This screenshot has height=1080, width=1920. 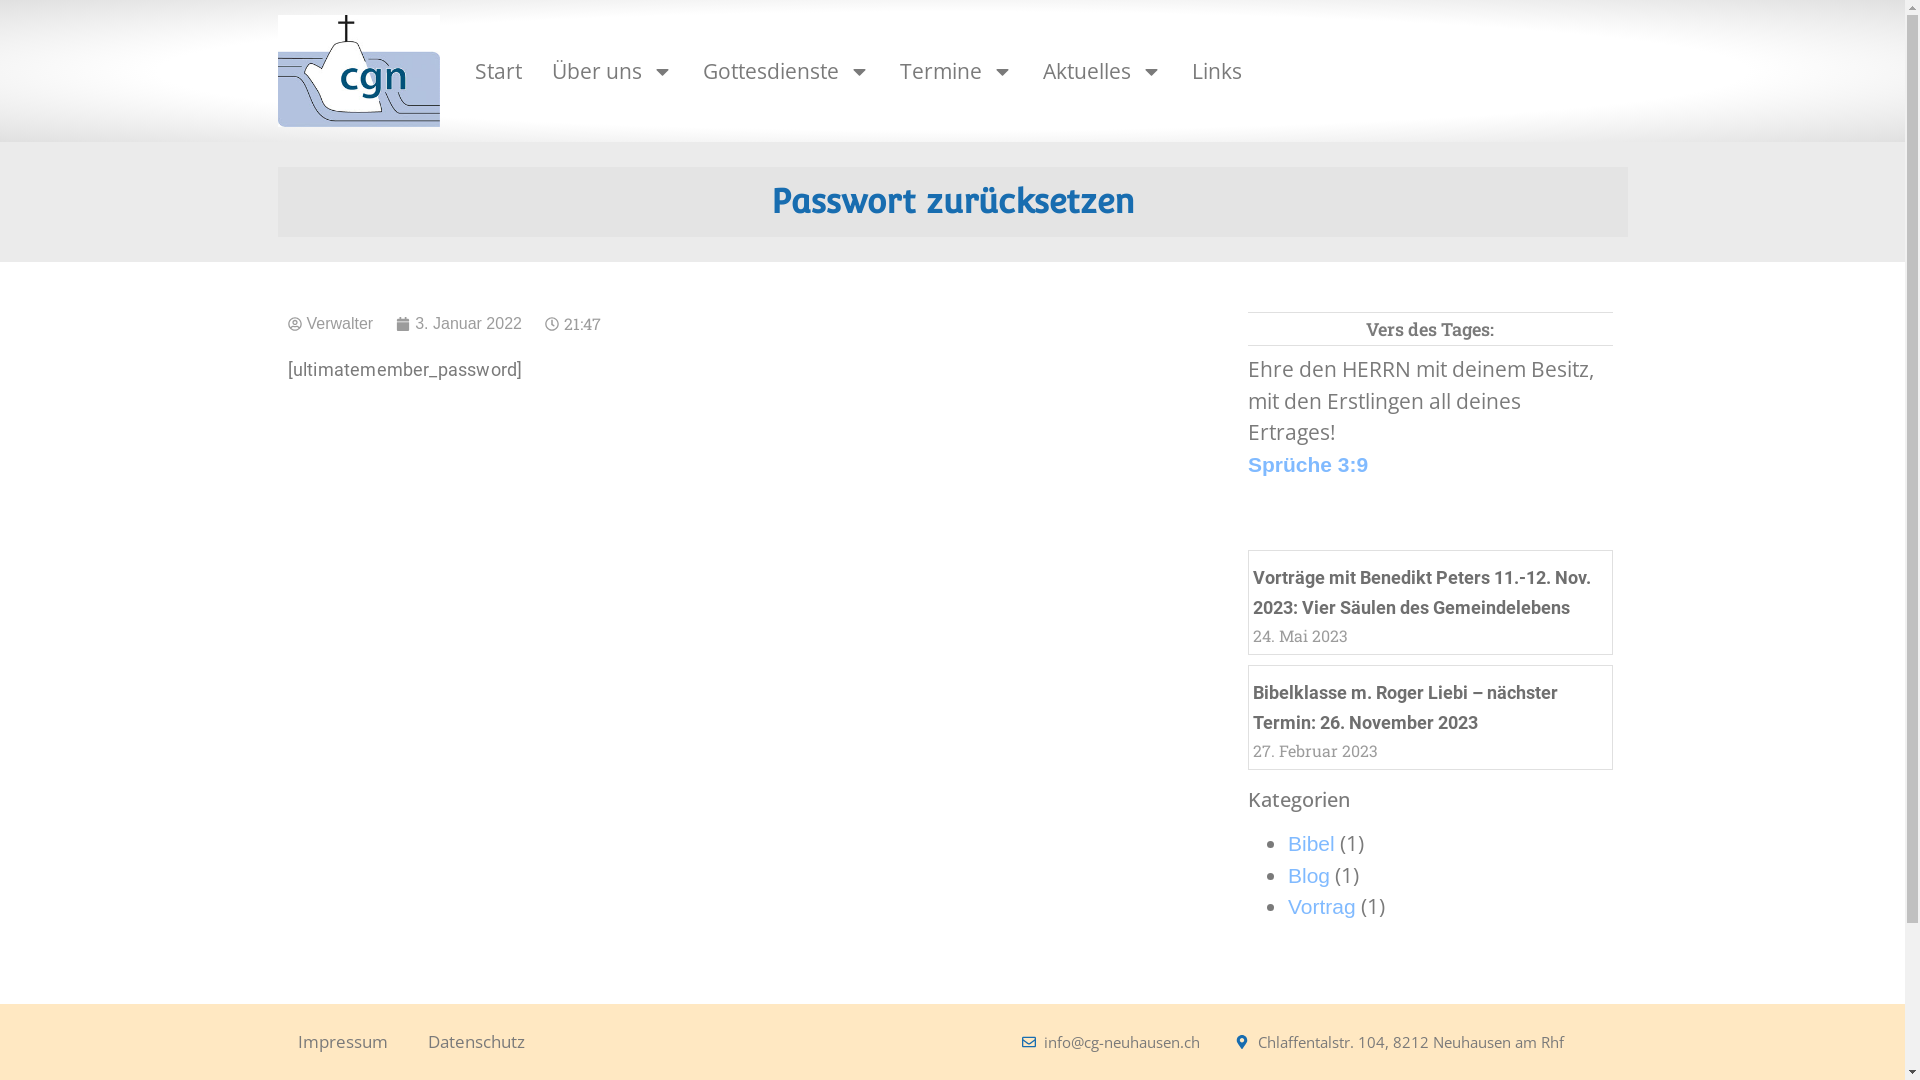 I want to click on 'Termine', so click(x=888, y=70).